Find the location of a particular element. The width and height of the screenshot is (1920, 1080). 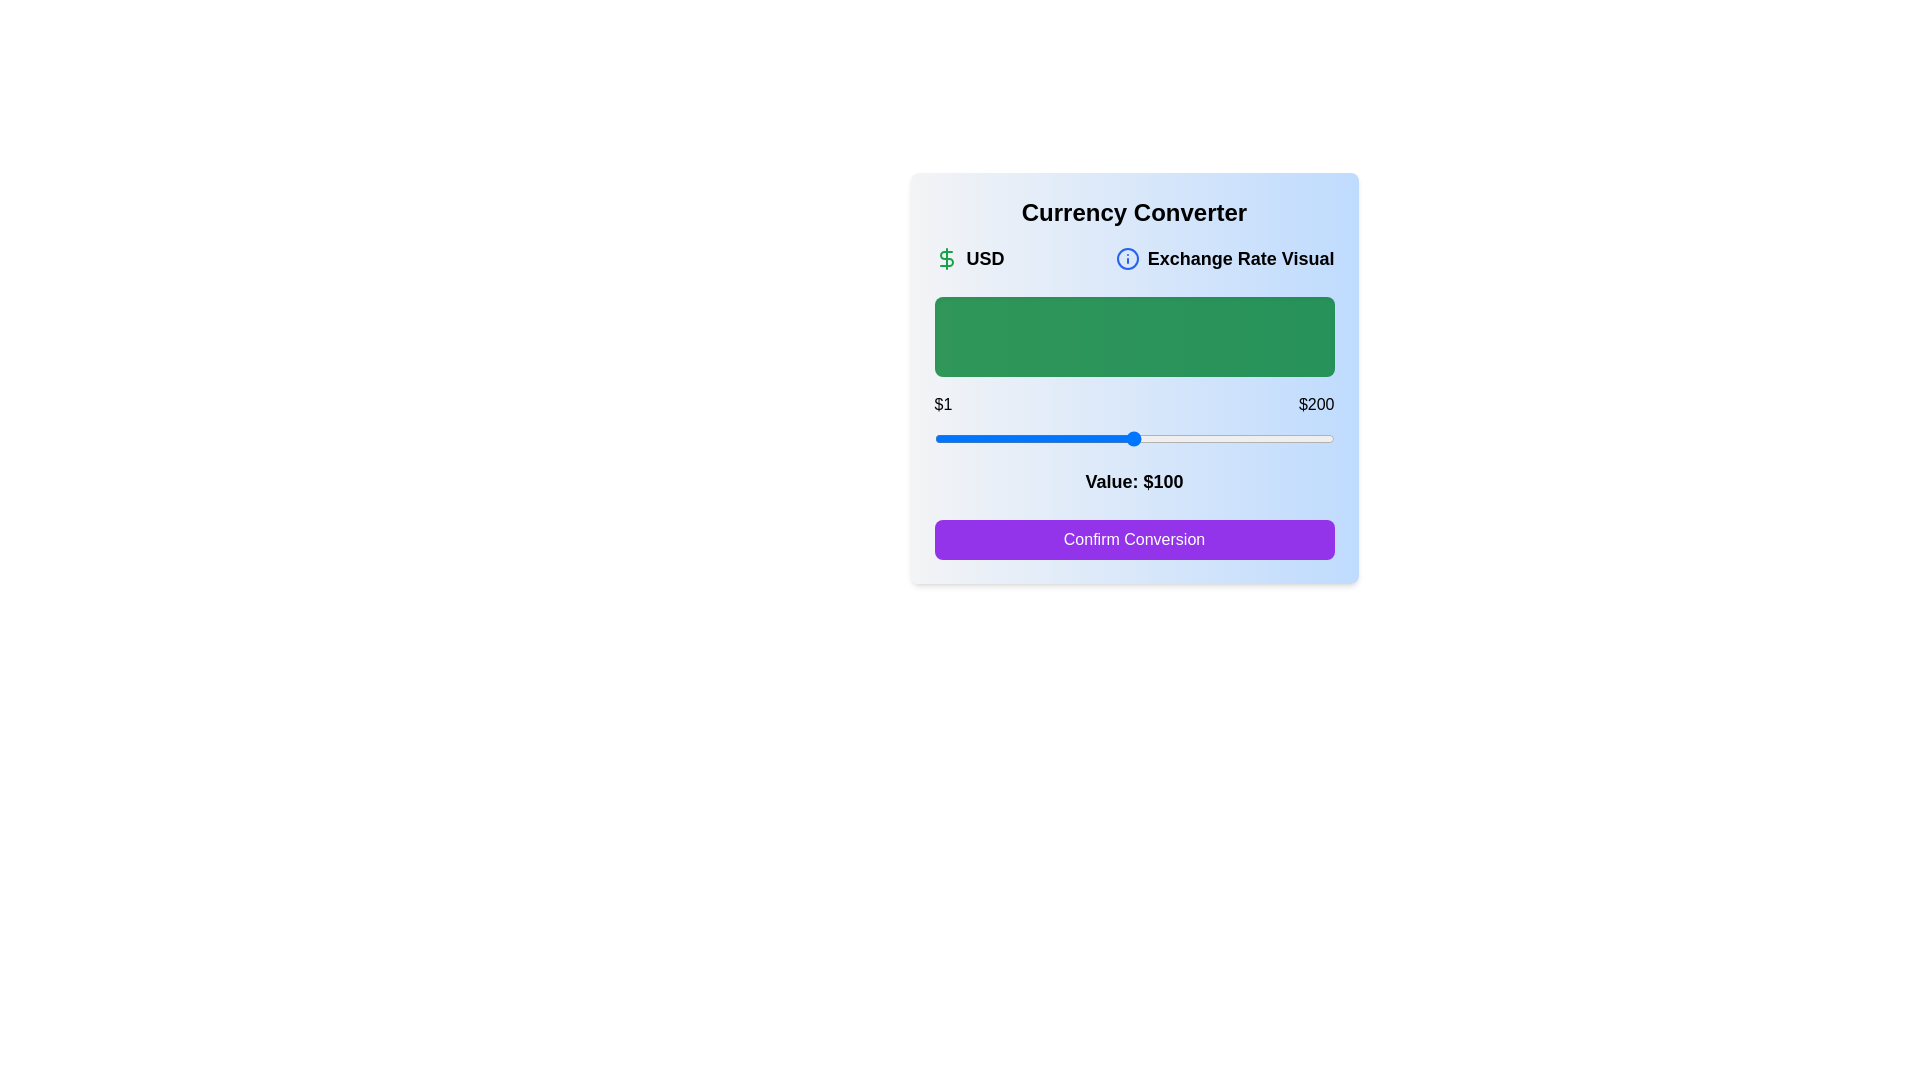

the slider to set the value to 172 is located at coordinates (1277, 438).